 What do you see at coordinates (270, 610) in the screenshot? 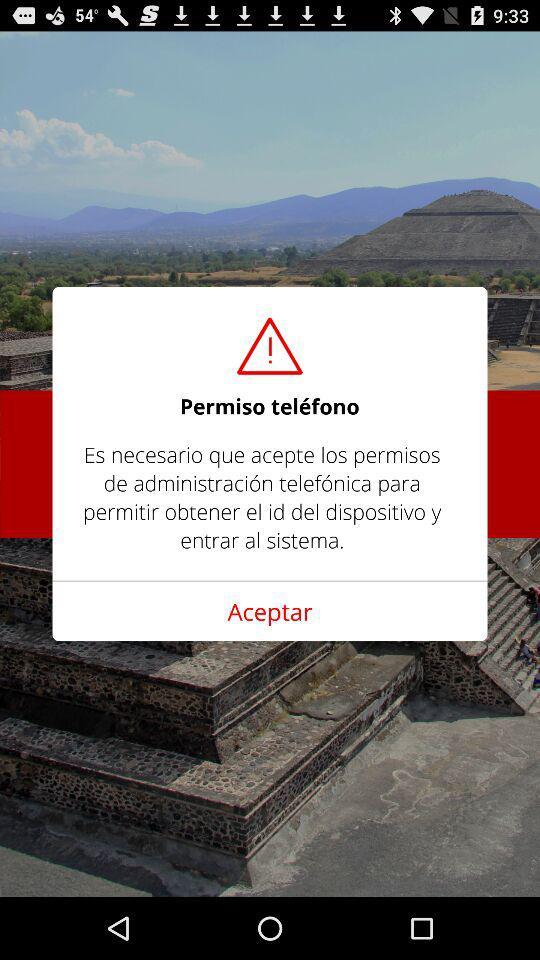
I see `aceptar icon` at bounding box center [270, 610].